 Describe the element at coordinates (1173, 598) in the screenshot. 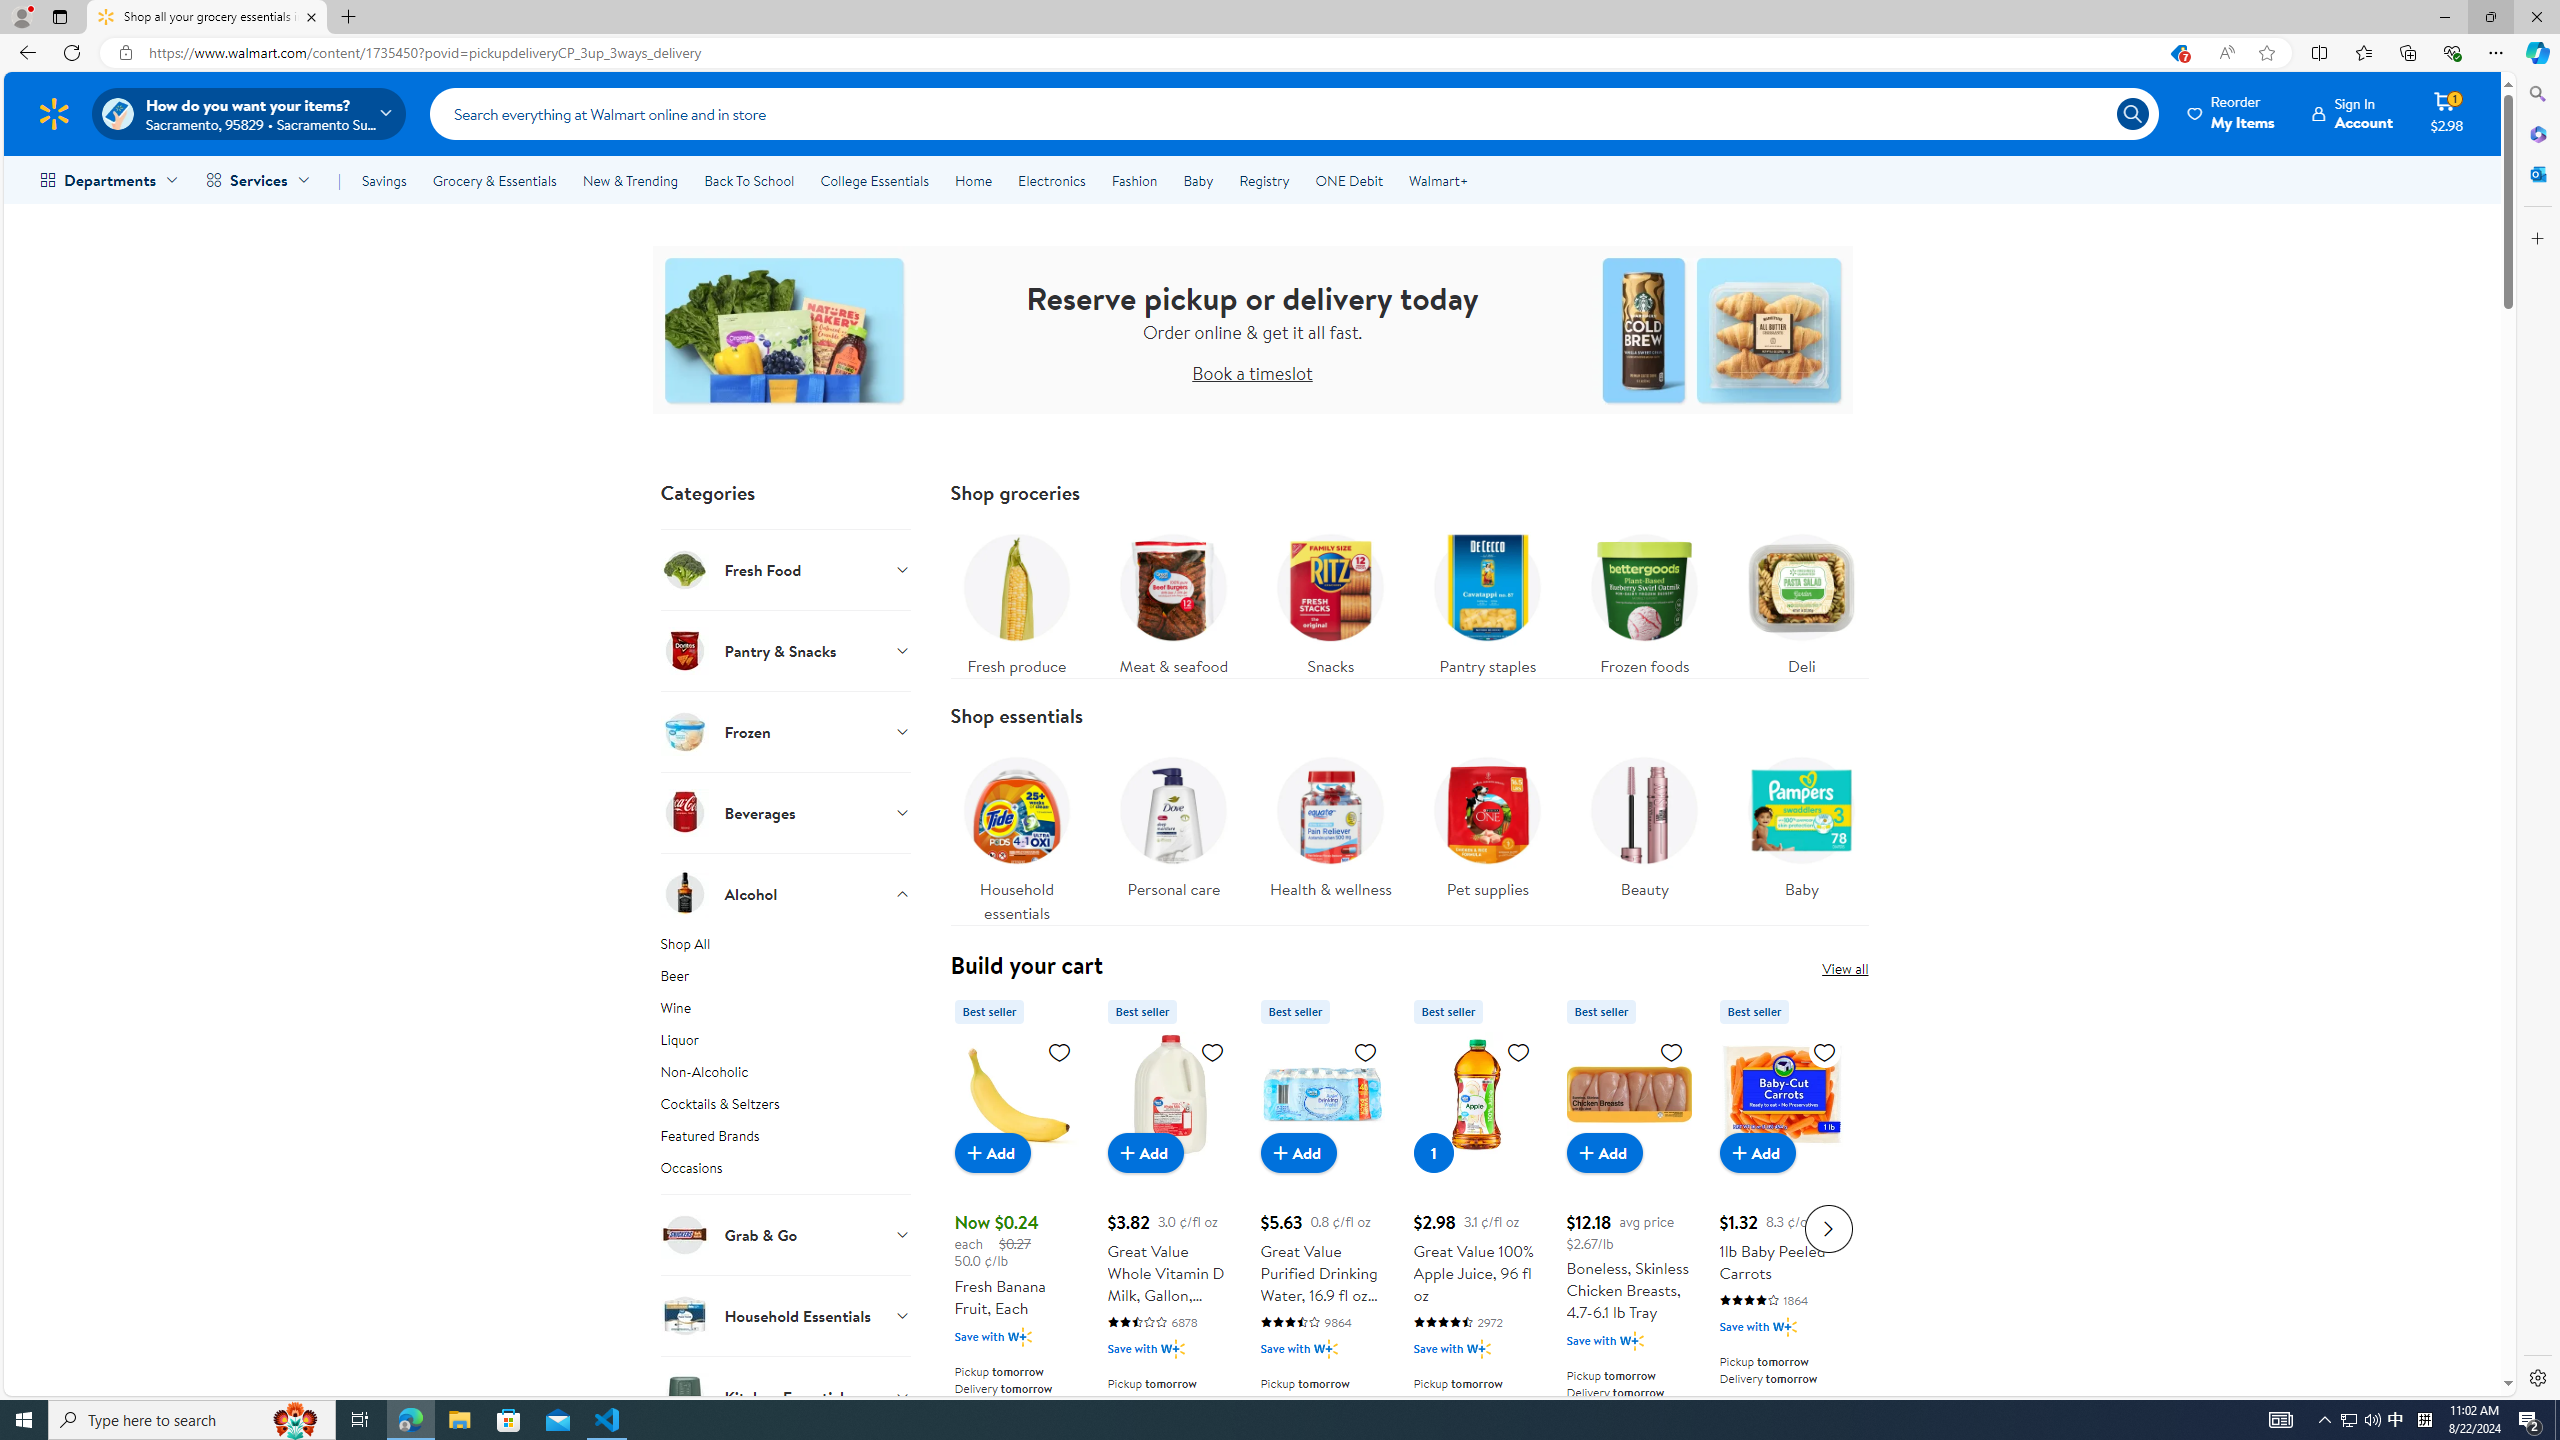

I see `'Meat & seafood'` at that location.